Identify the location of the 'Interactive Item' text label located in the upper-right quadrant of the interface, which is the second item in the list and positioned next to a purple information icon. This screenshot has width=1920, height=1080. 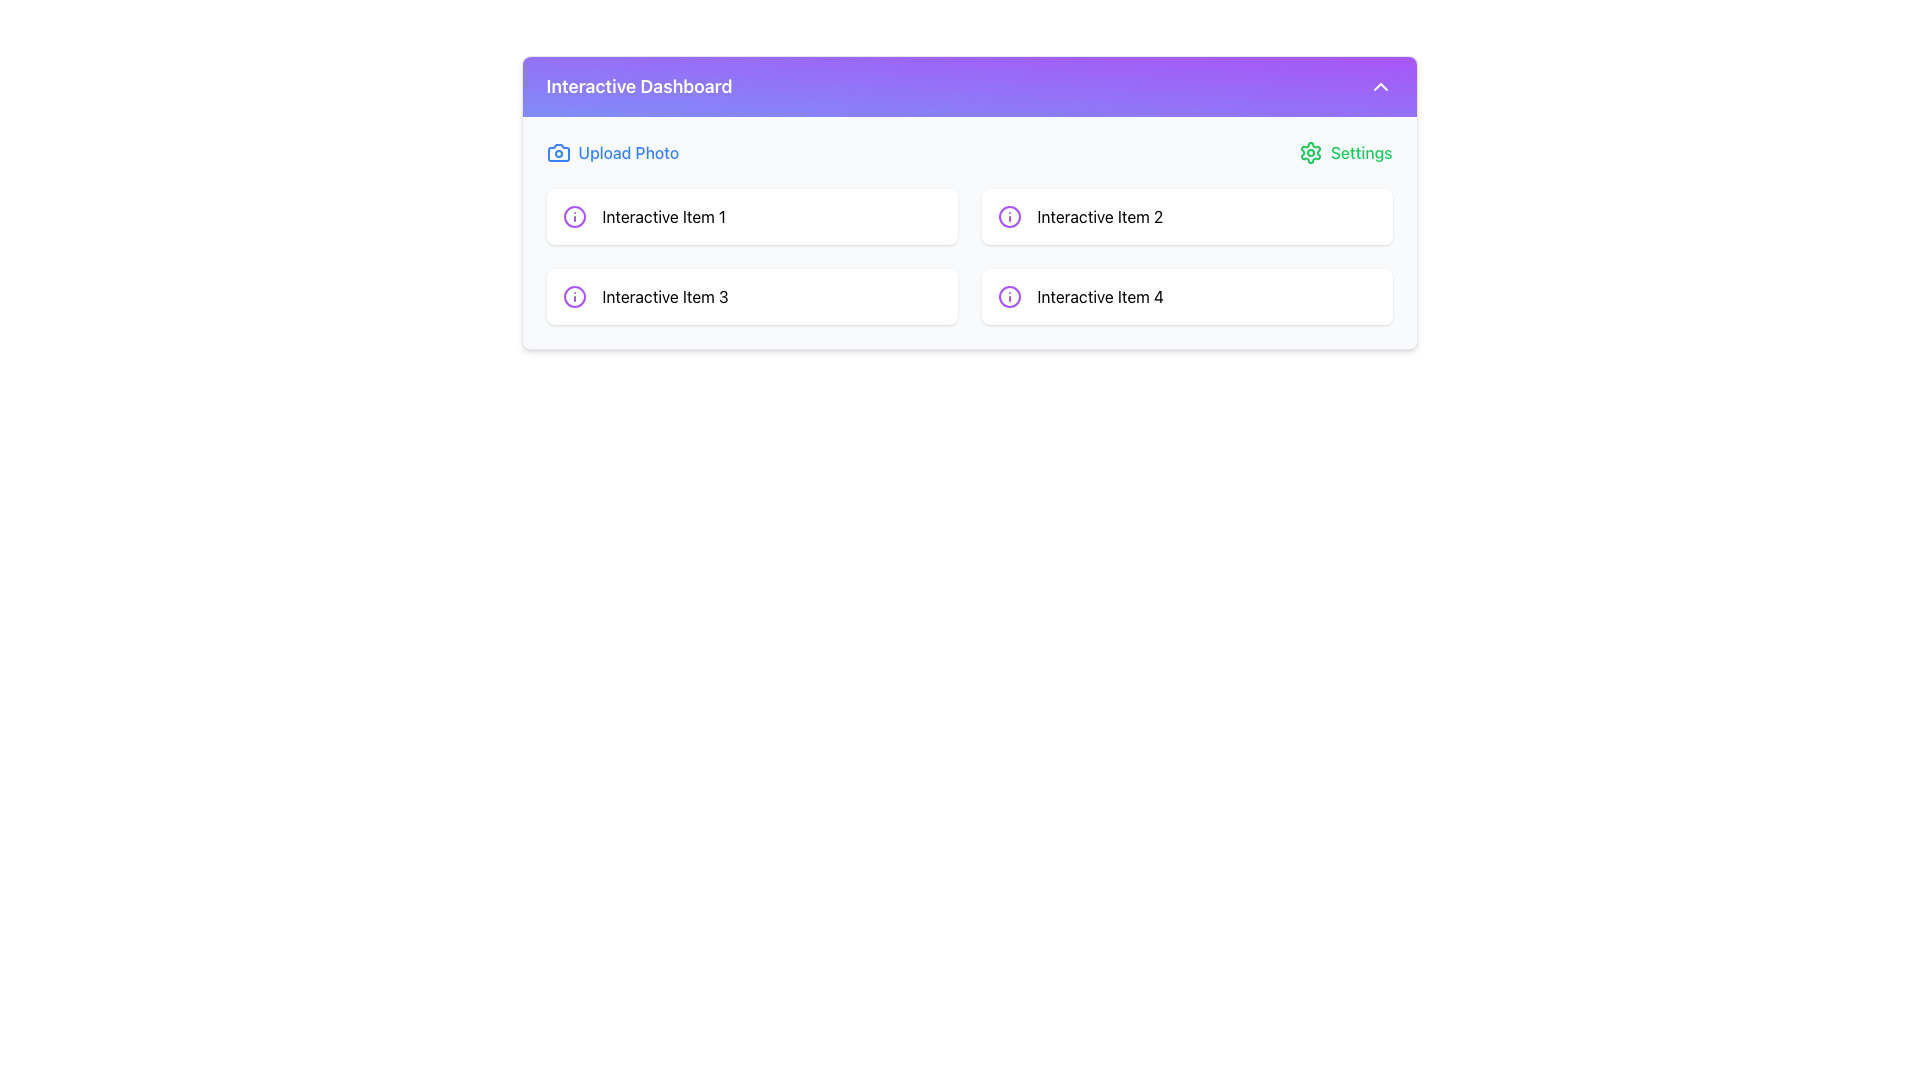
(1099, 216).